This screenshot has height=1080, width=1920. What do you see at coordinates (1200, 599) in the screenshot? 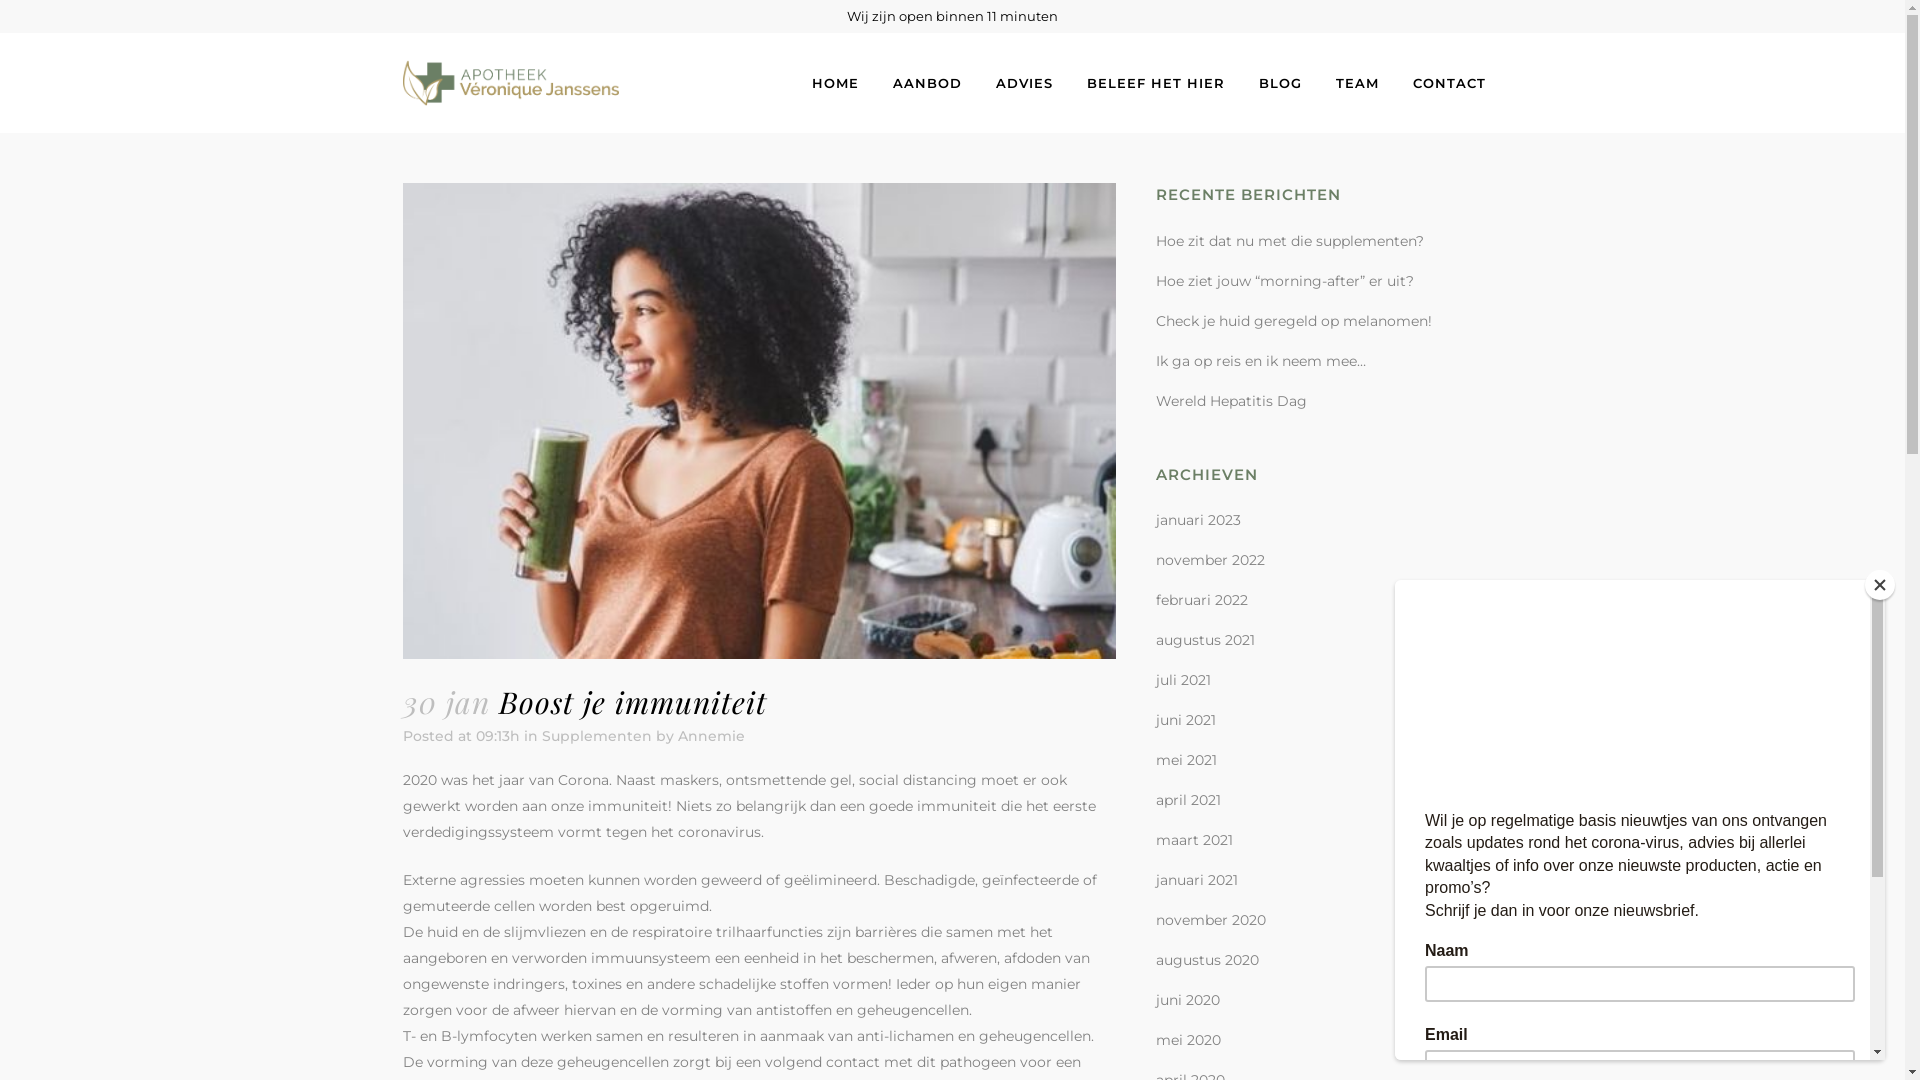
I see `'februari 2022'` at bounding box center [1200, 599].